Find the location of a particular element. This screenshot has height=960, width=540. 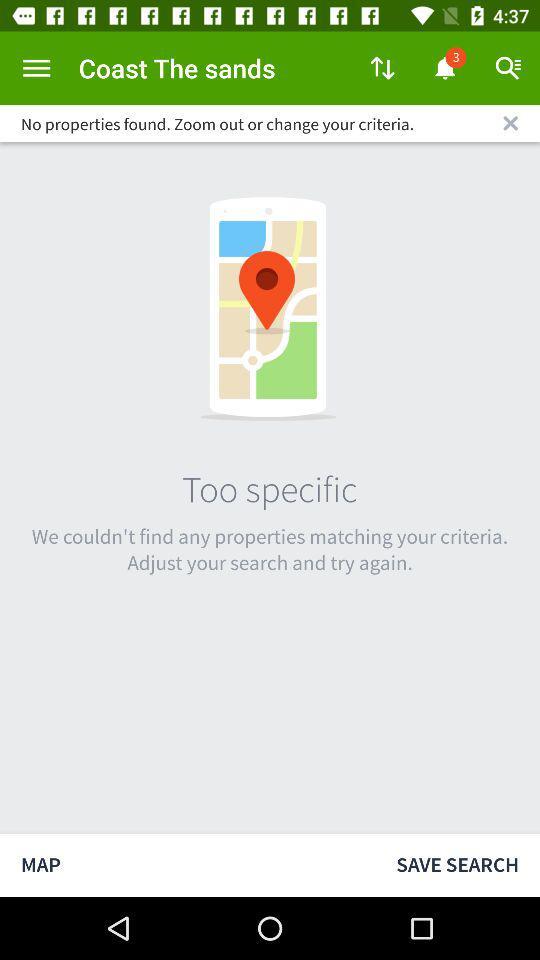

save search is located at coordinates (457, 864).